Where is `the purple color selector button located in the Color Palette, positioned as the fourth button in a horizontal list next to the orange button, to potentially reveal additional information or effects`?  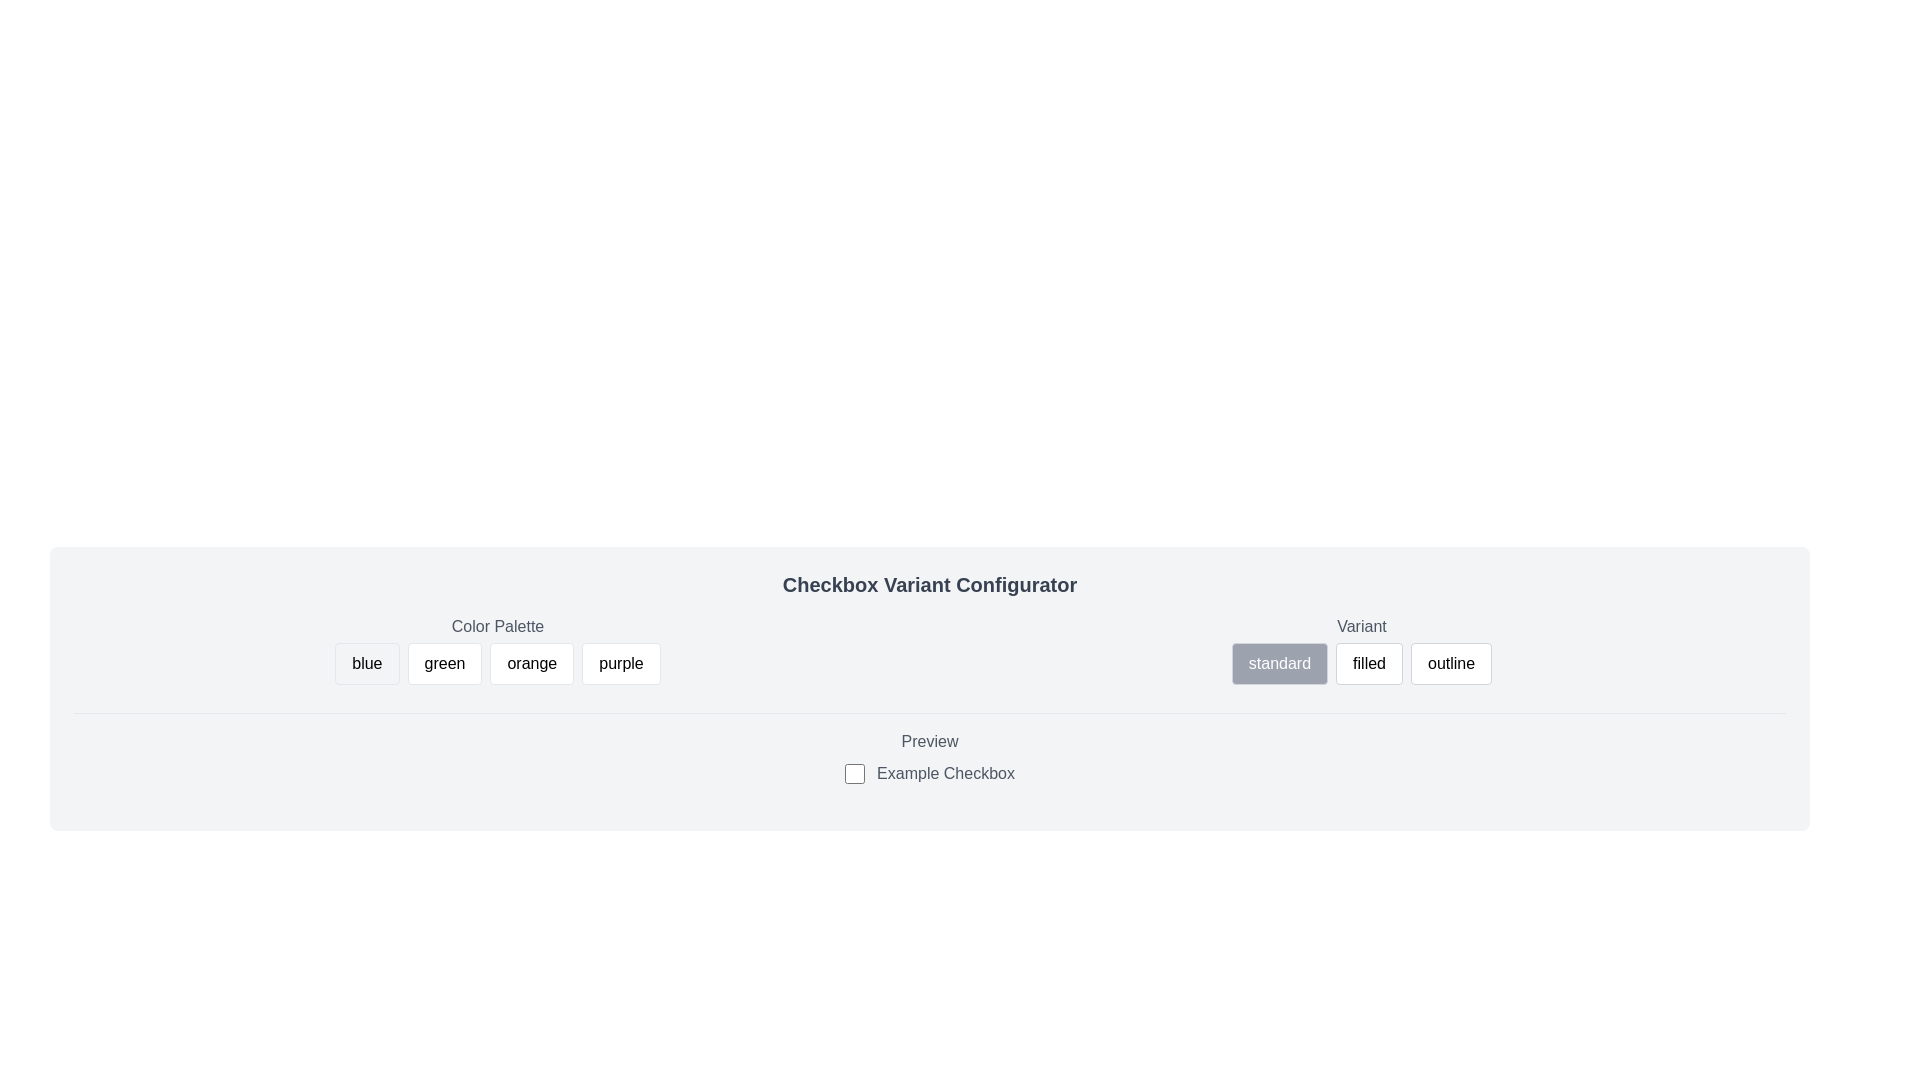 the purple color selector button located in the Color Palette, positioned as the fourth button in a horizontal list next to the orange button, to potentially reveal additional information or effects is located at coordinates (620, 663).